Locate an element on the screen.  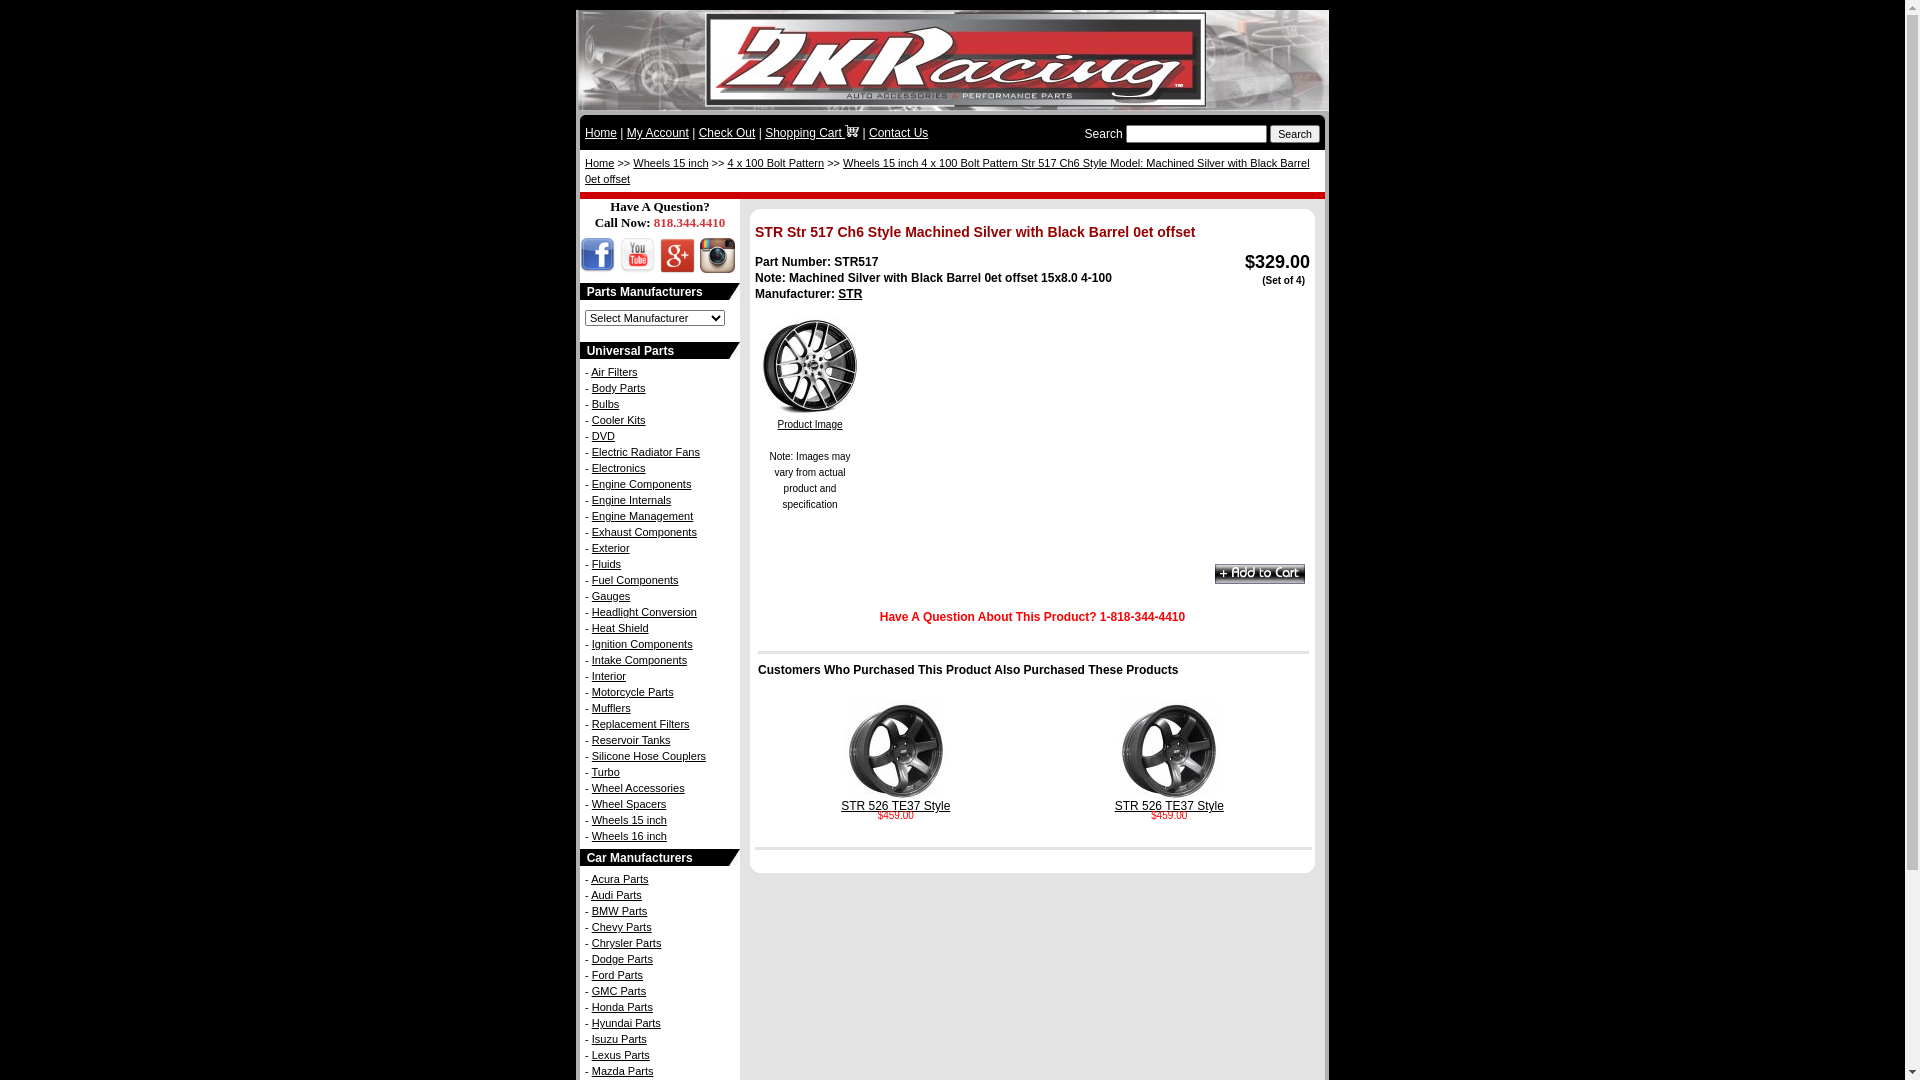
'2KRacing Facebook Page - Like Us!' is located at coordinates (596, 266).